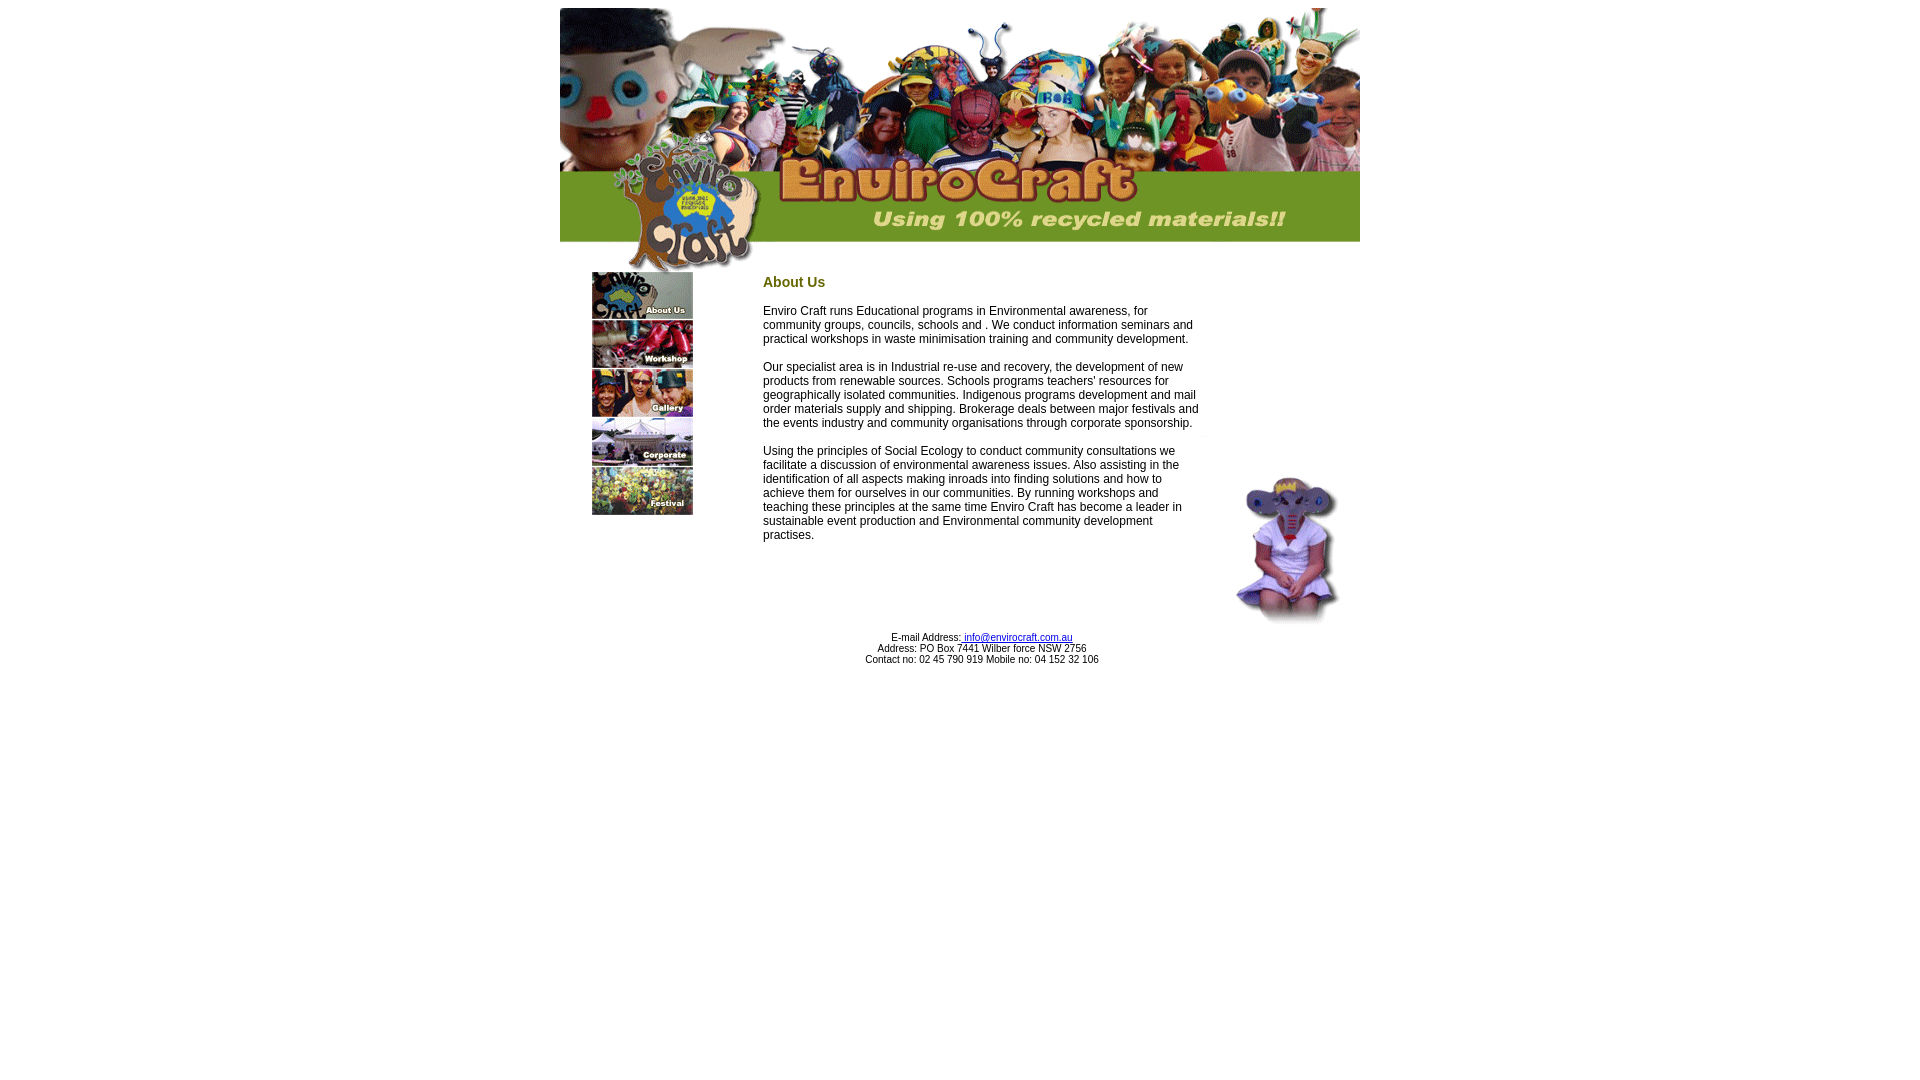 The height and width of the screenshot is (1080, 1920). I want to click on 'info@envirocraft.com.au', so click(1016, 637).